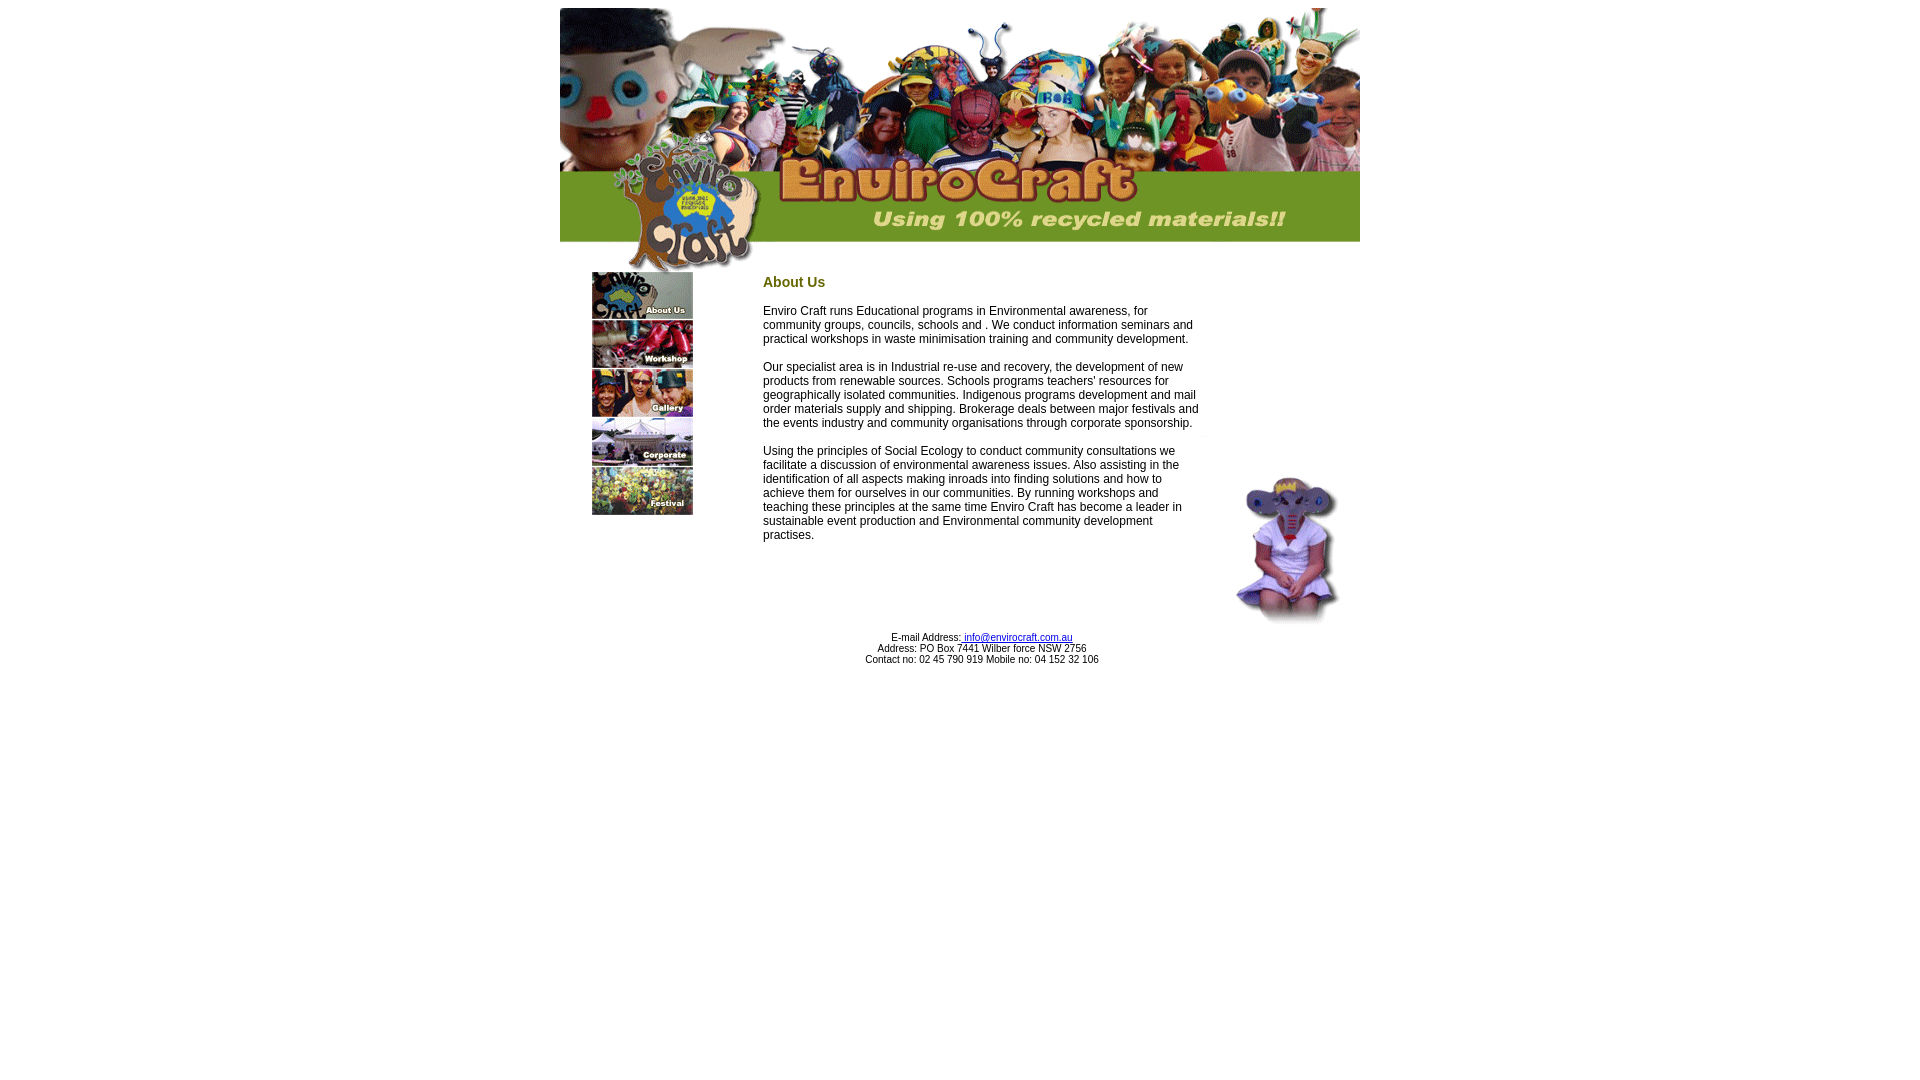 The height and width of the screenshot is (1080, 1920). I want to click on 'info@envirocraft.com.au', so click(1016, 637).